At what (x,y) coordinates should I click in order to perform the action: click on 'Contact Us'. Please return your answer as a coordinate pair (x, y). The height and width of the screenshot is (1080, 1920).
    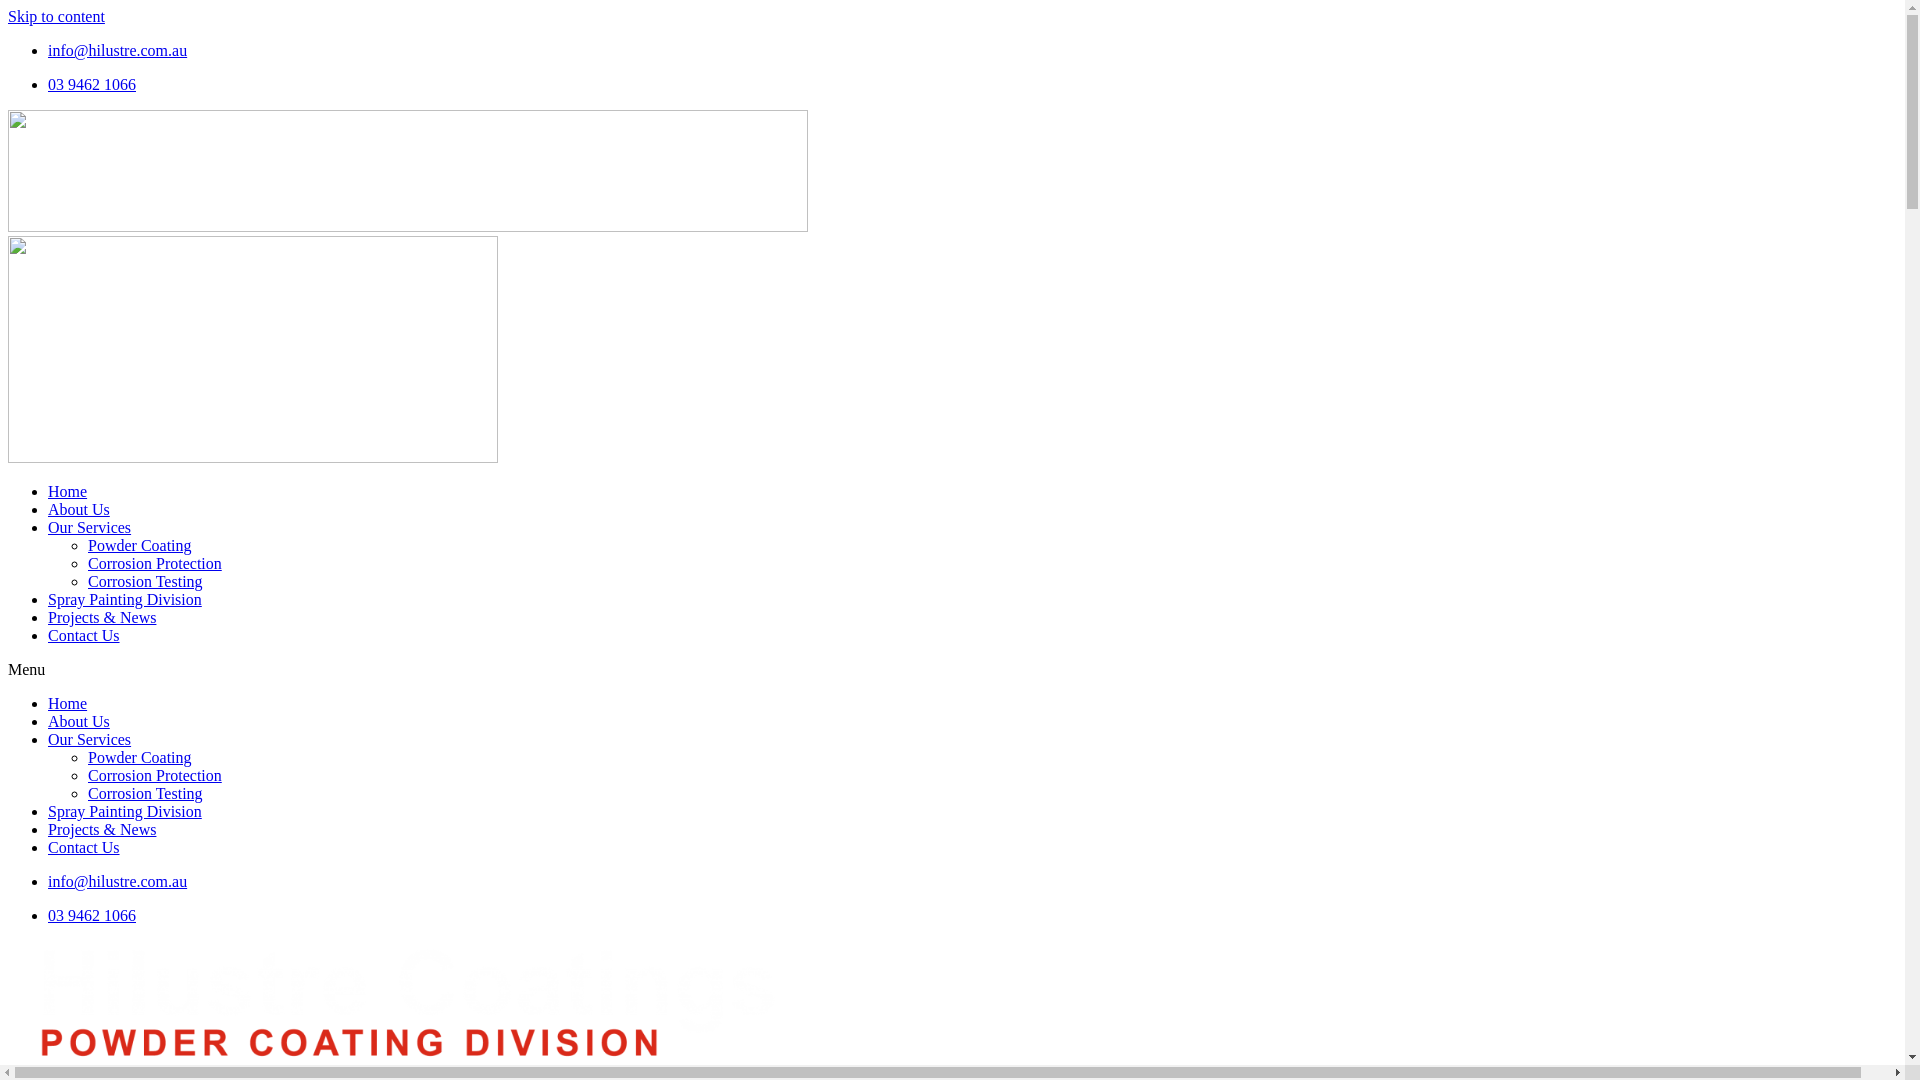
    Looking at the image, I should click on (82, 635).